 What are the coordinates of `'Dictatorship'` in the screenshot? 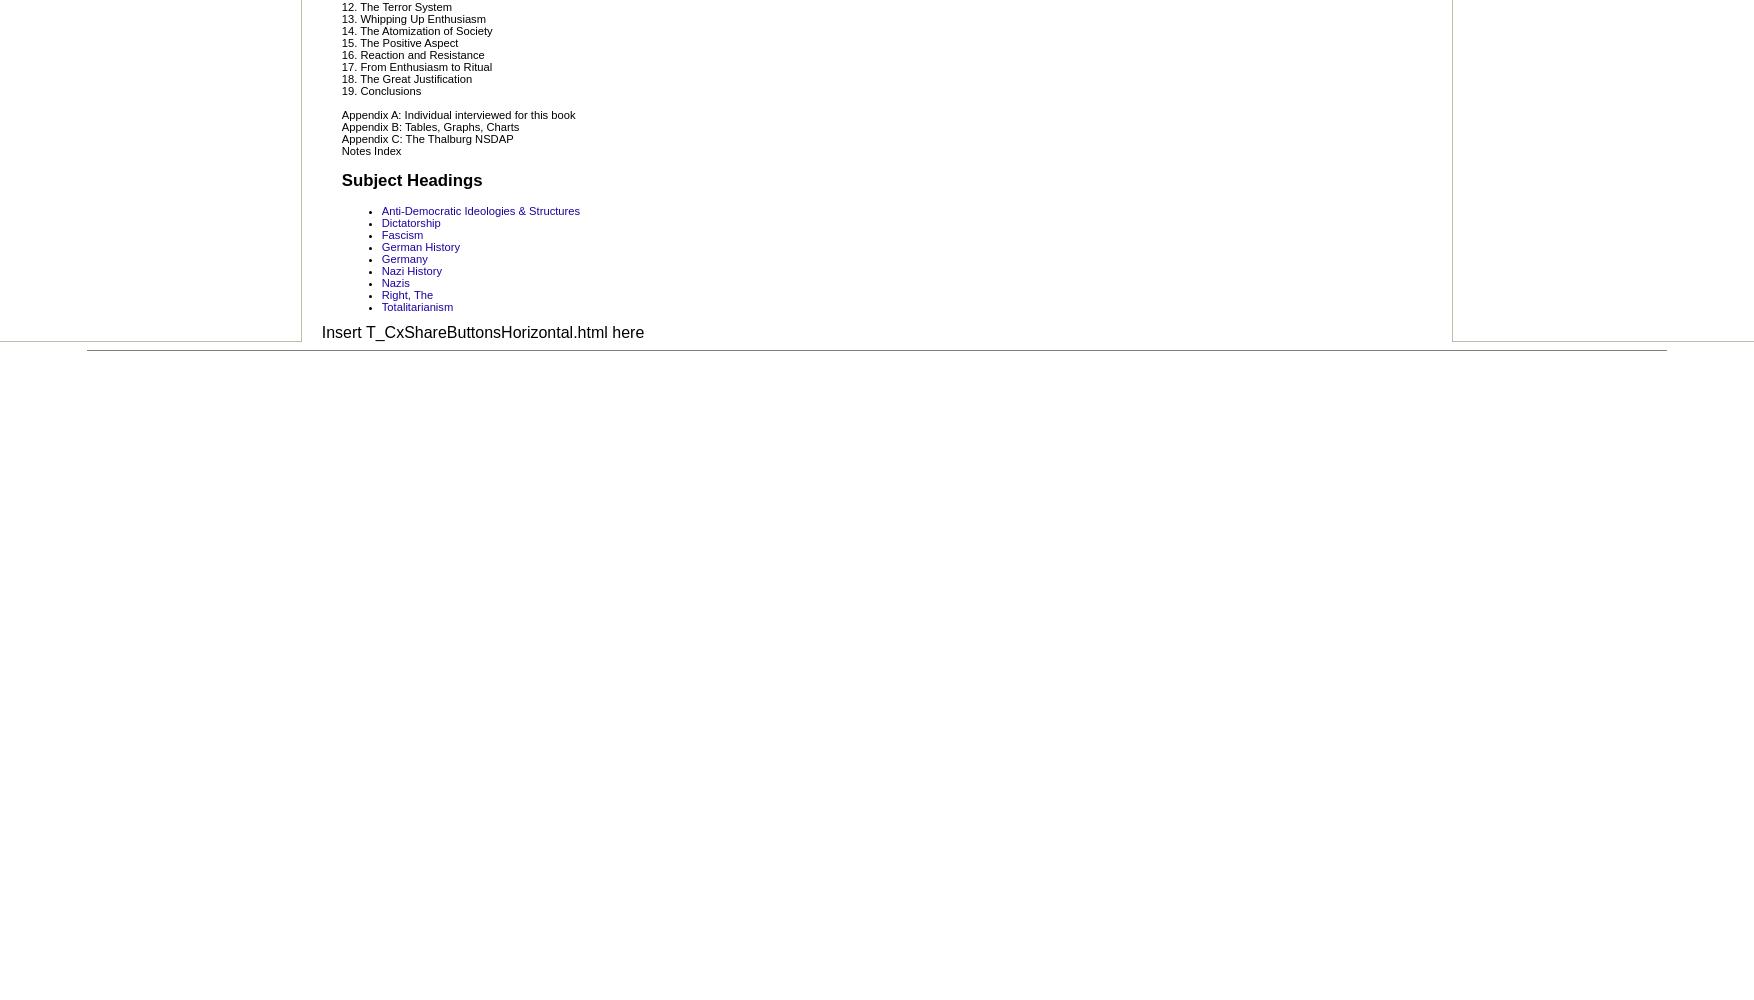 It's located at (410, 221).